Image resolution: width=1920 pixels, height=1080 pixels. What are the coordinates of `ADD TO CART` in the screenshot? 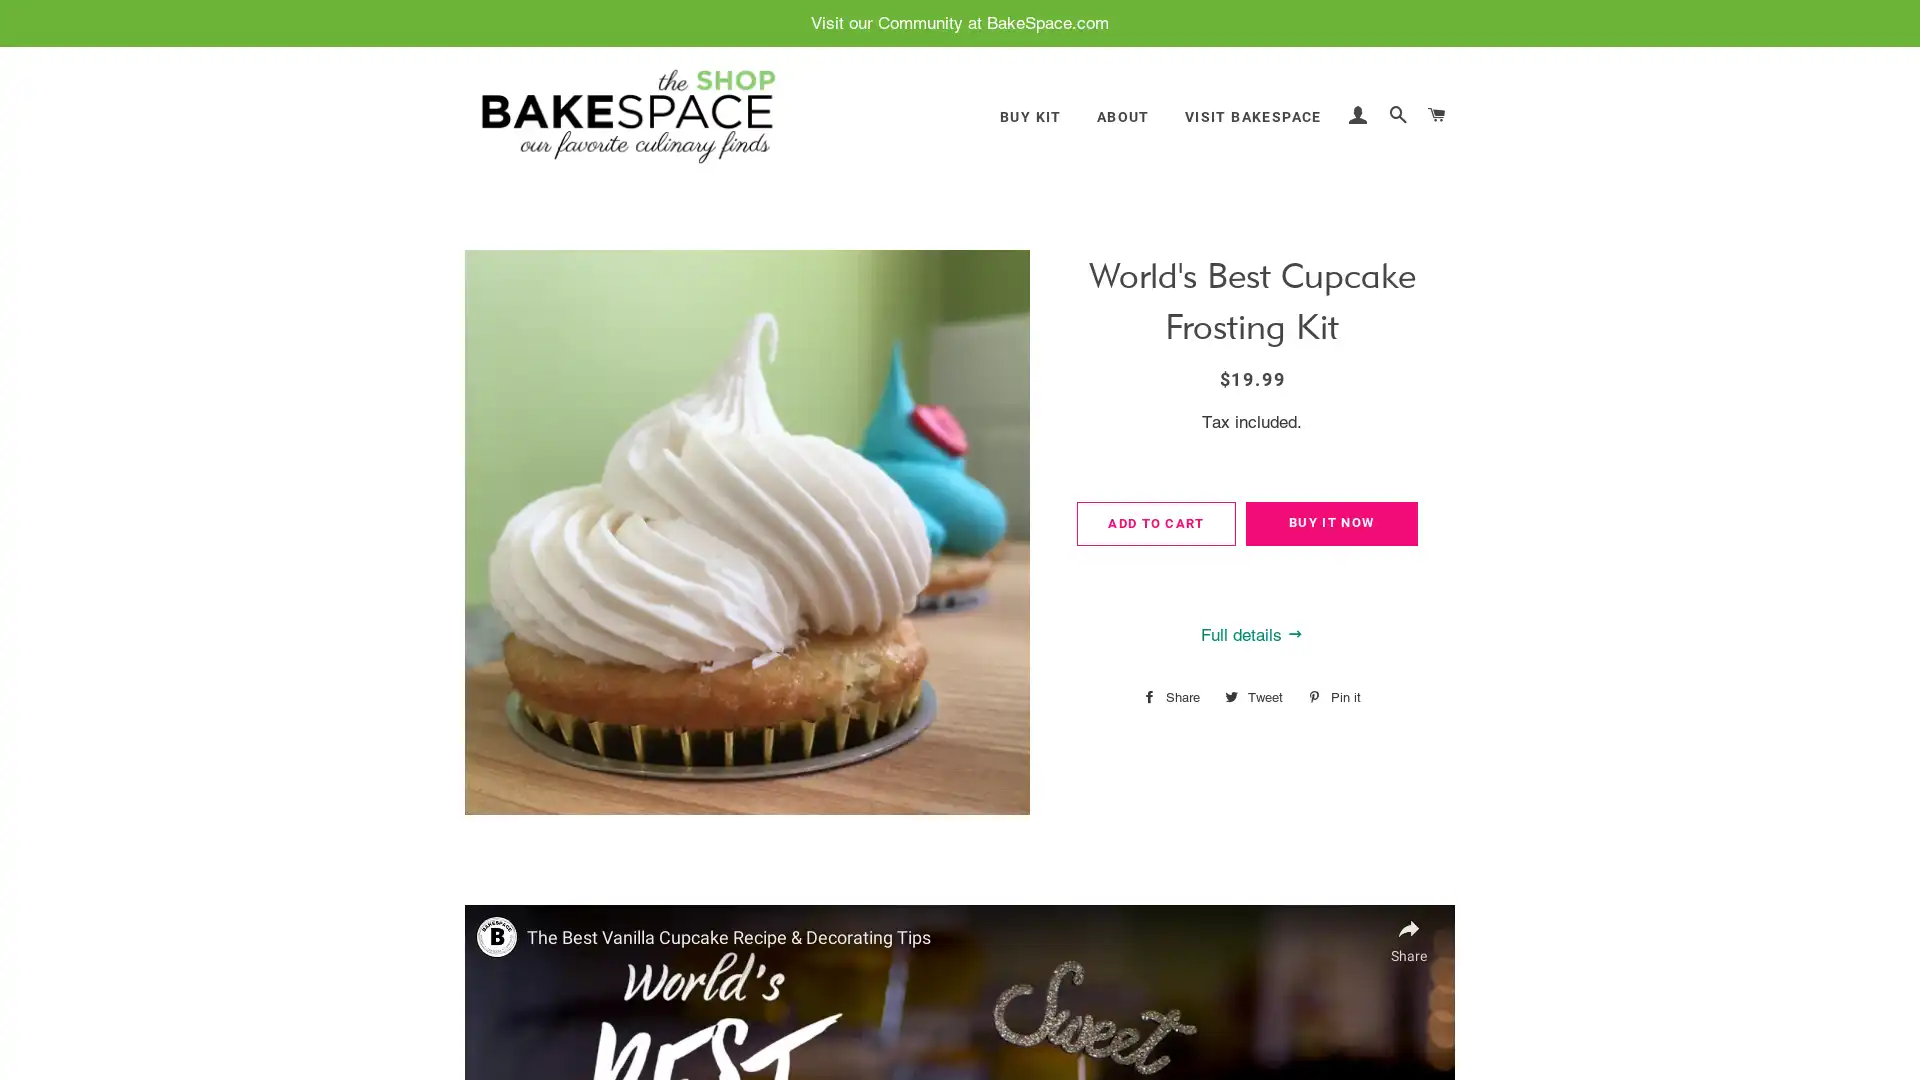 It's located at (1156, 522).